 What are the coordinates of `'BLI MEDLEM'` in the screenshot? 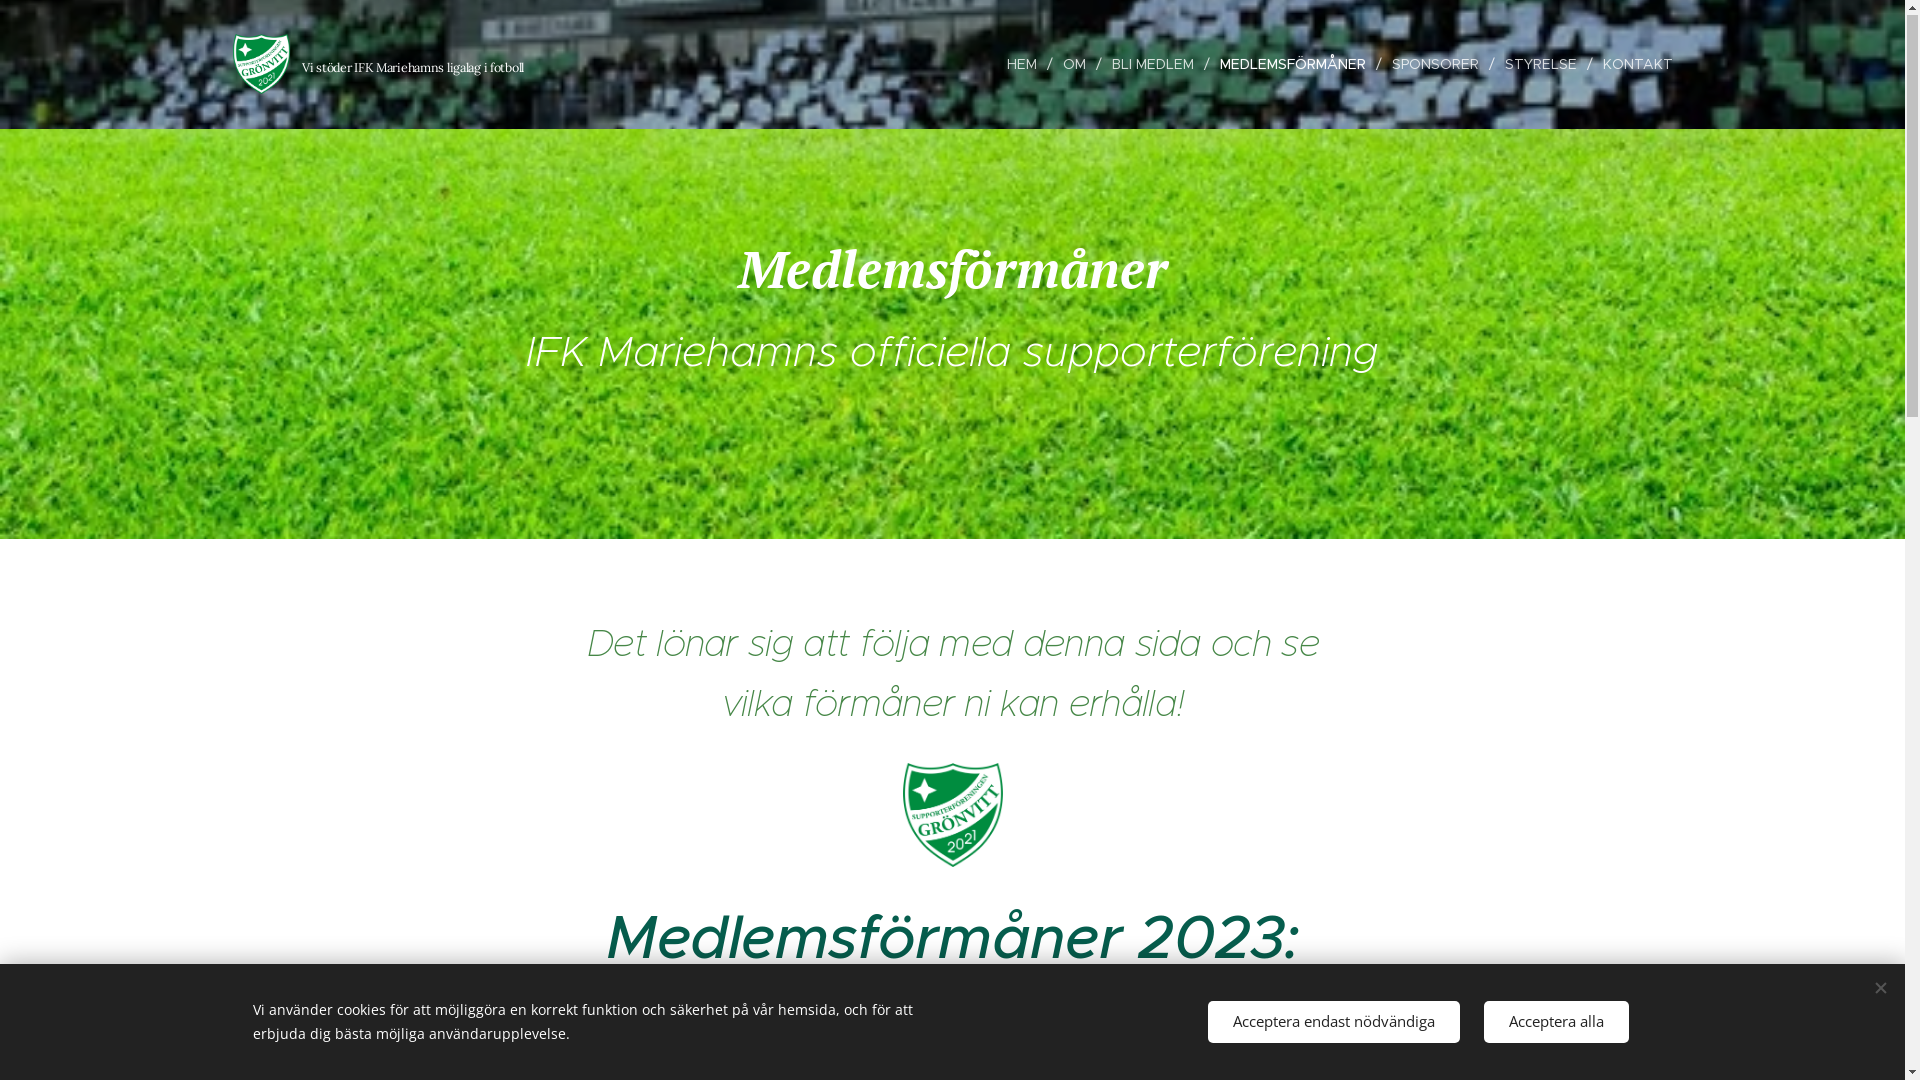 It's located at (1156, 64).